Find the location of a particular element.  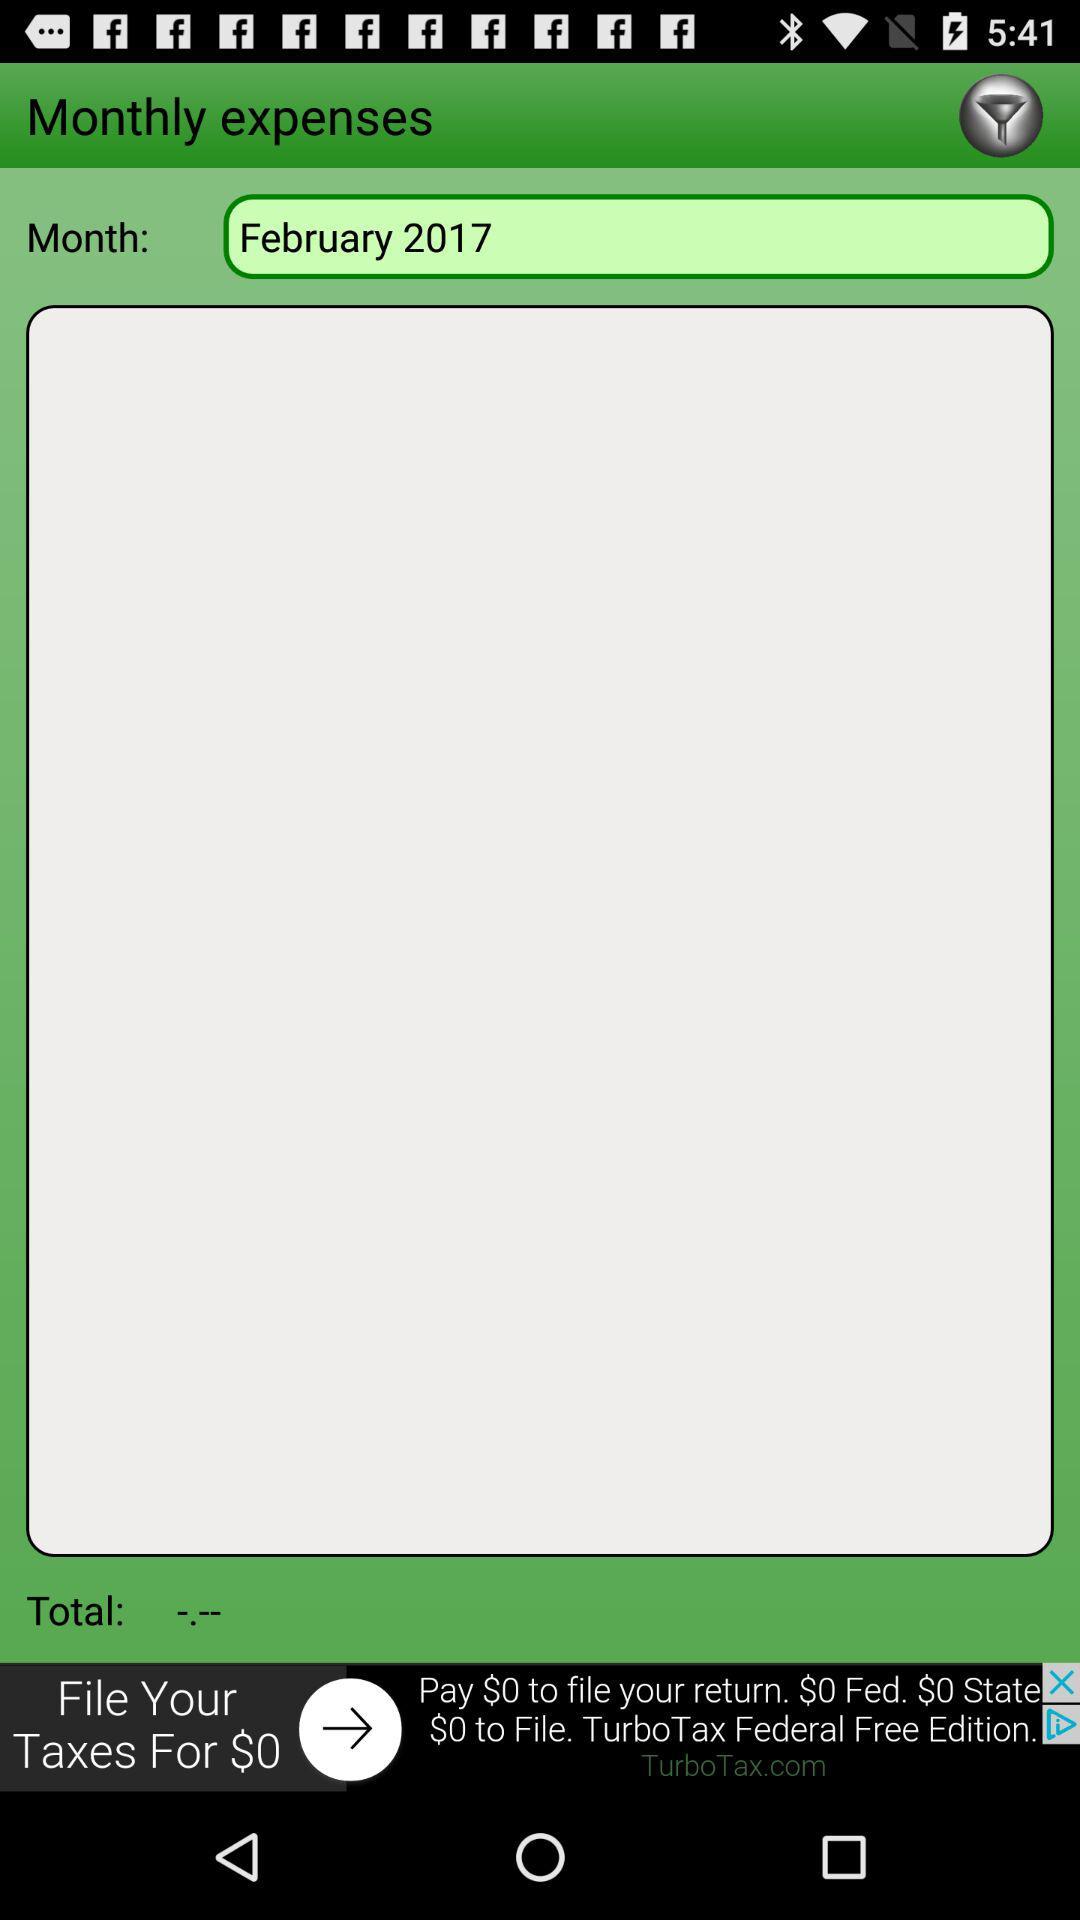

the filter icon is located at coordinates (1001, 122).